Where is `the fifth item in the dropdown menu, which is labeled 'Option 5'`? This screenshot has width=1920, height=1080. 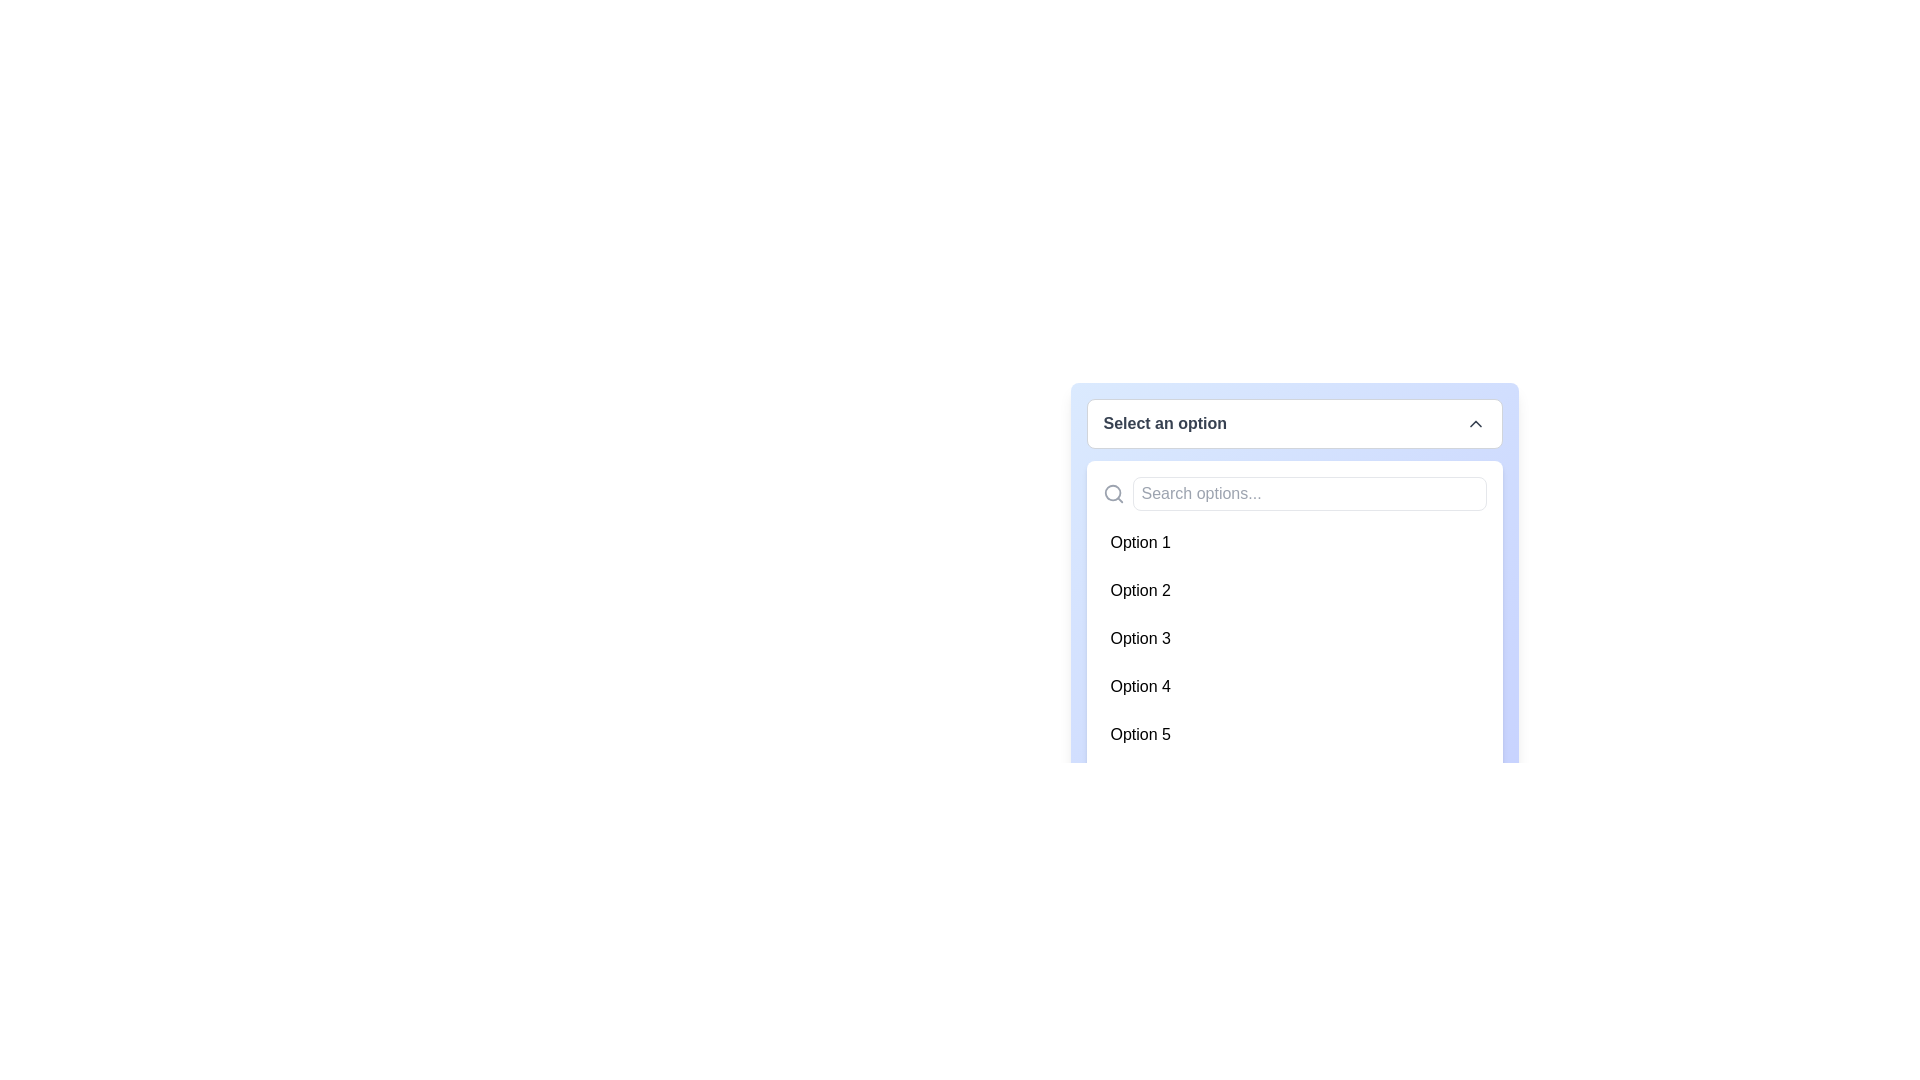 the fifth item in the dropdown menu, which is labeled 'Option 5' is located at coordinates (1294, 735).